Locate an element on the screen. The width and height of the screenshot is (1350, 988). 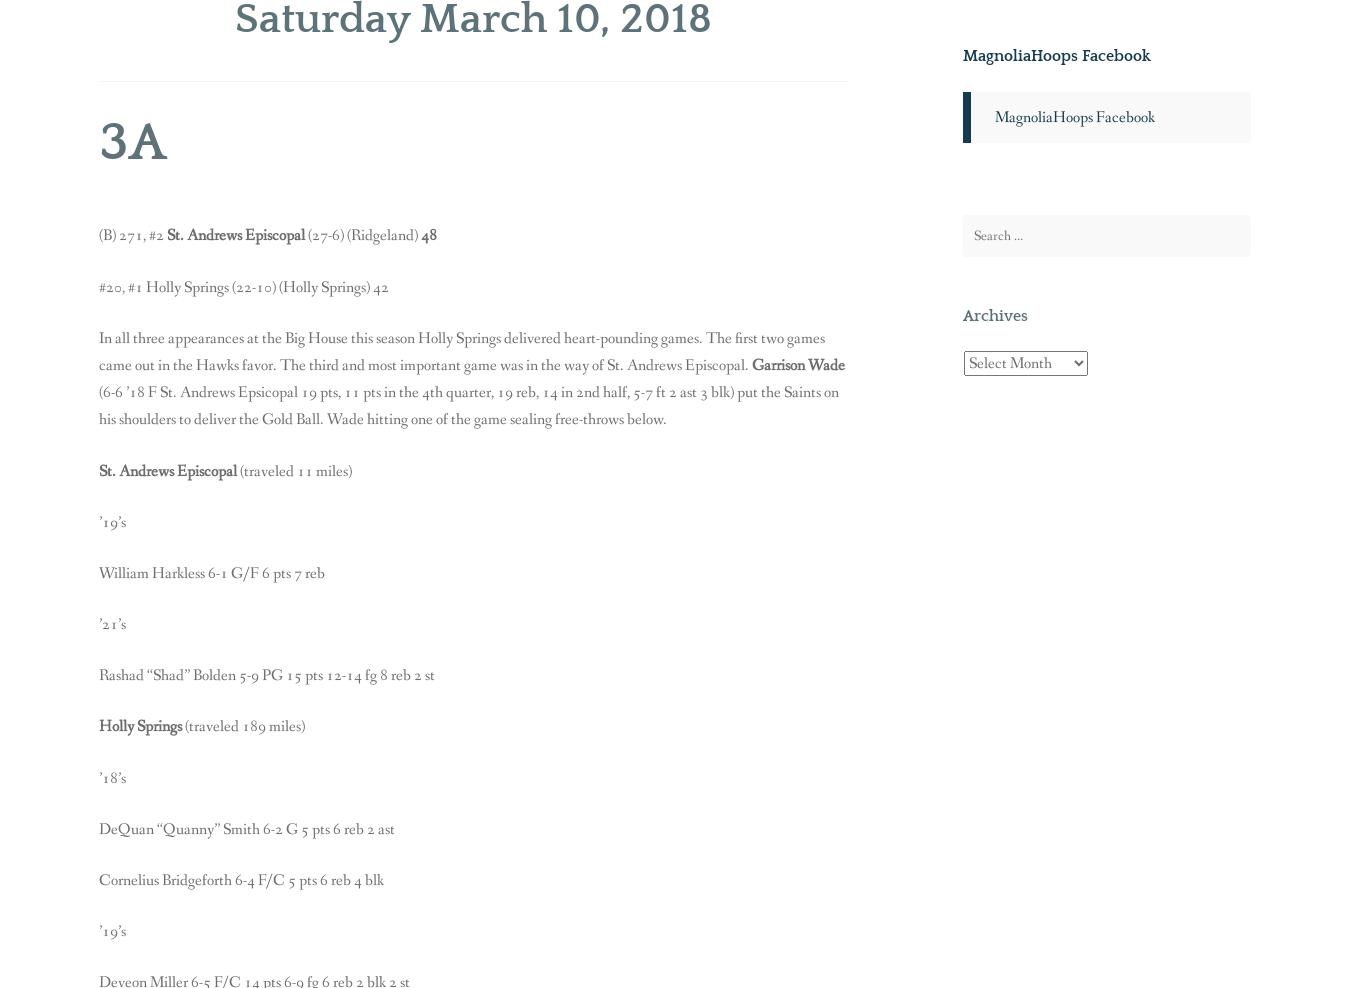
'48' is located at coordinates (429, 235).